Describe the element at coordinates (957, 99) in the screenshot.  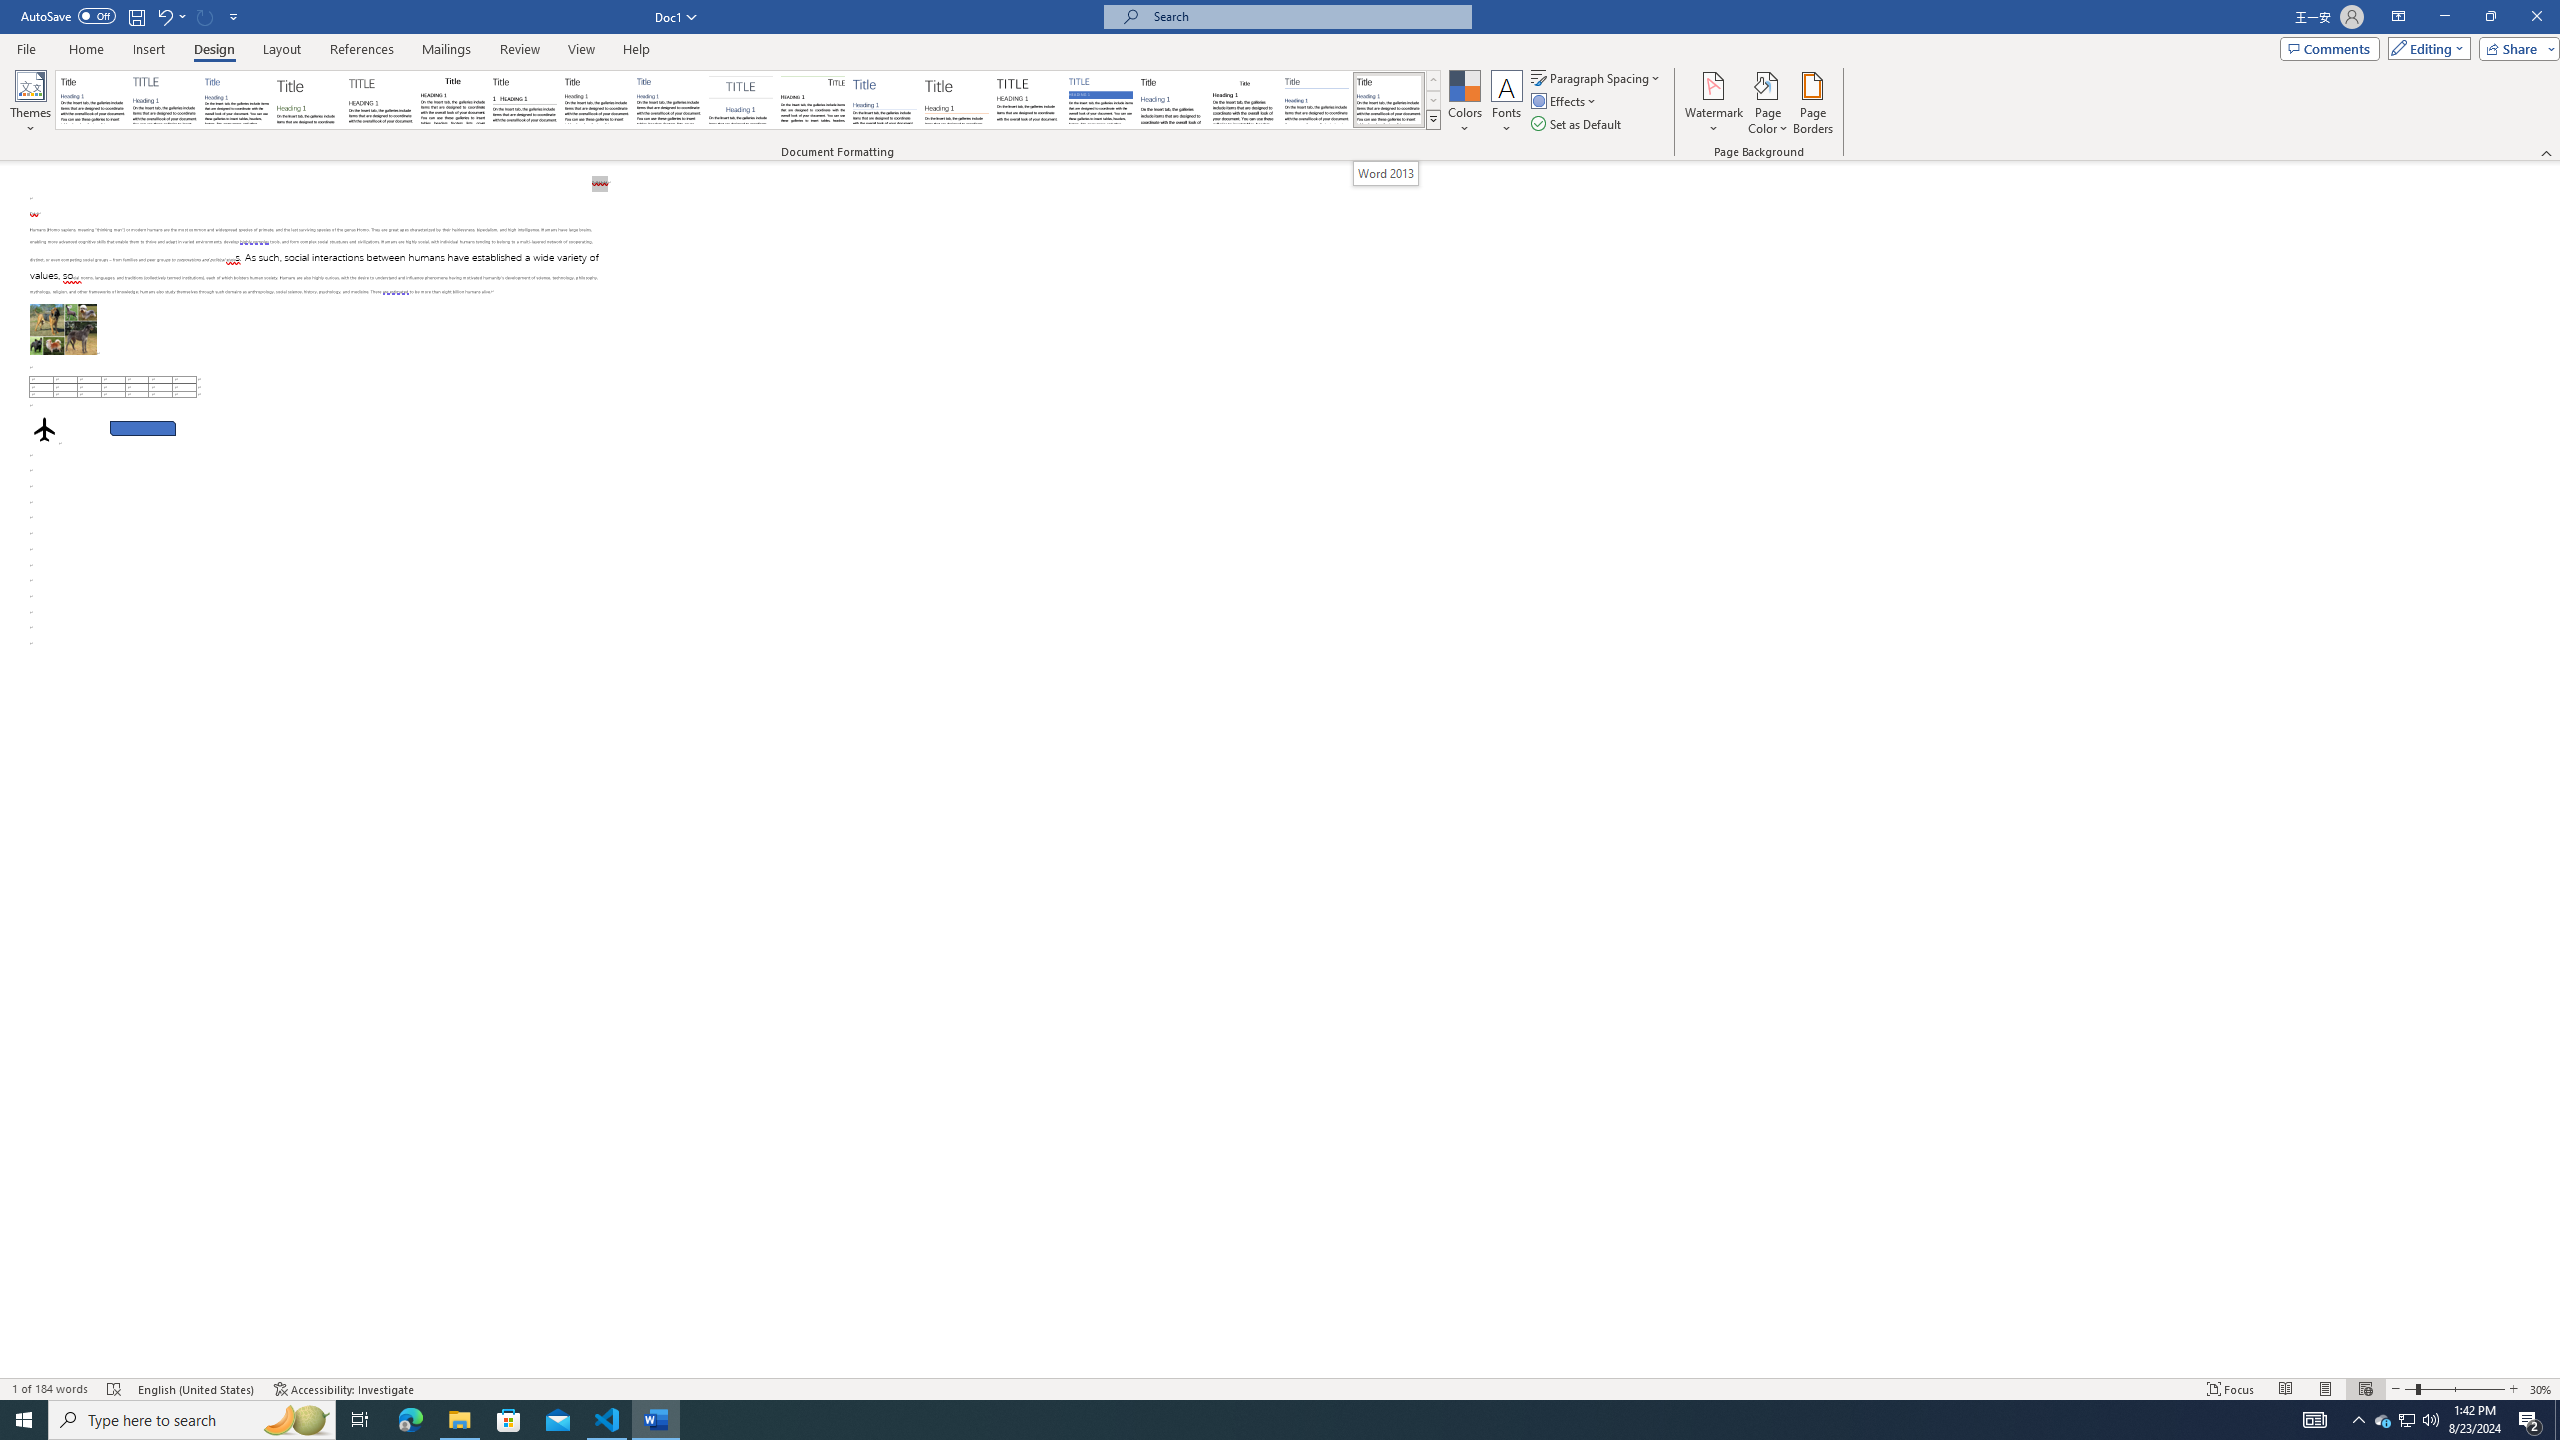
I see `'Lines (Stylish)'` at that location.